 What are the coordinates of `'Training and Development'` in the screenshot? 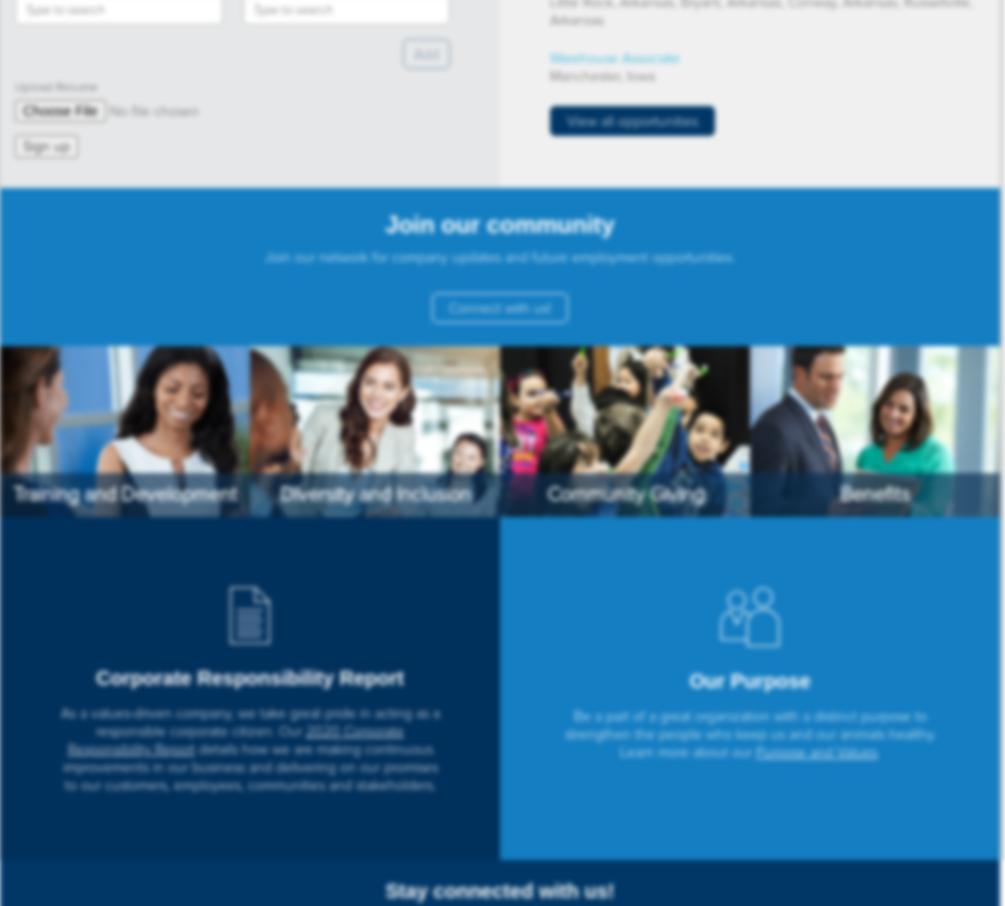 It's located at (12, 494).